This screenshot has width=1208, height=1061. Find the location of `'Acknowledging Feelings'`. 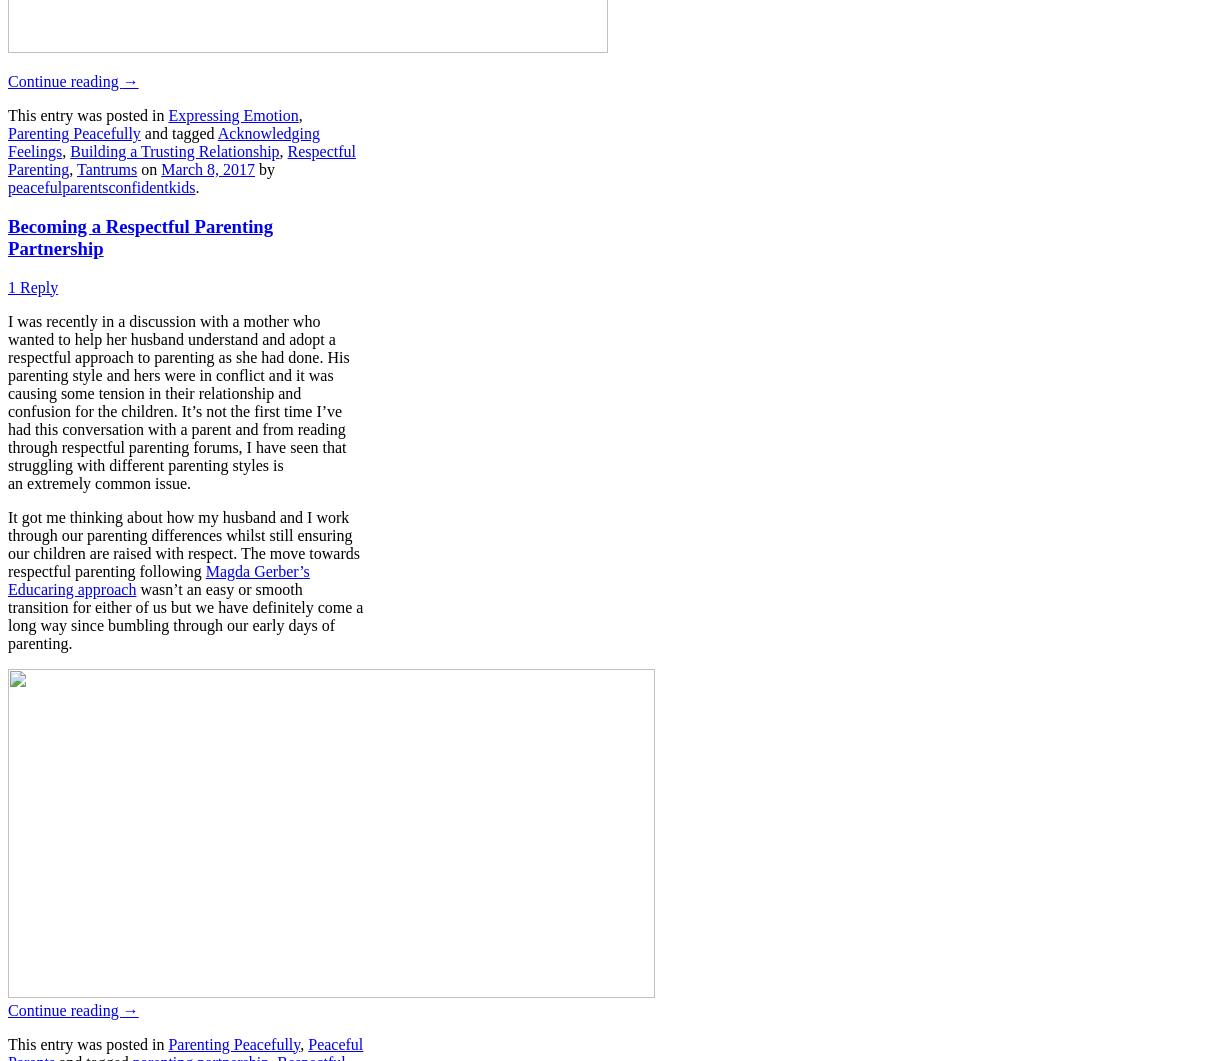

'Acknowledging Feelings' is located at coordinates (163, 142).